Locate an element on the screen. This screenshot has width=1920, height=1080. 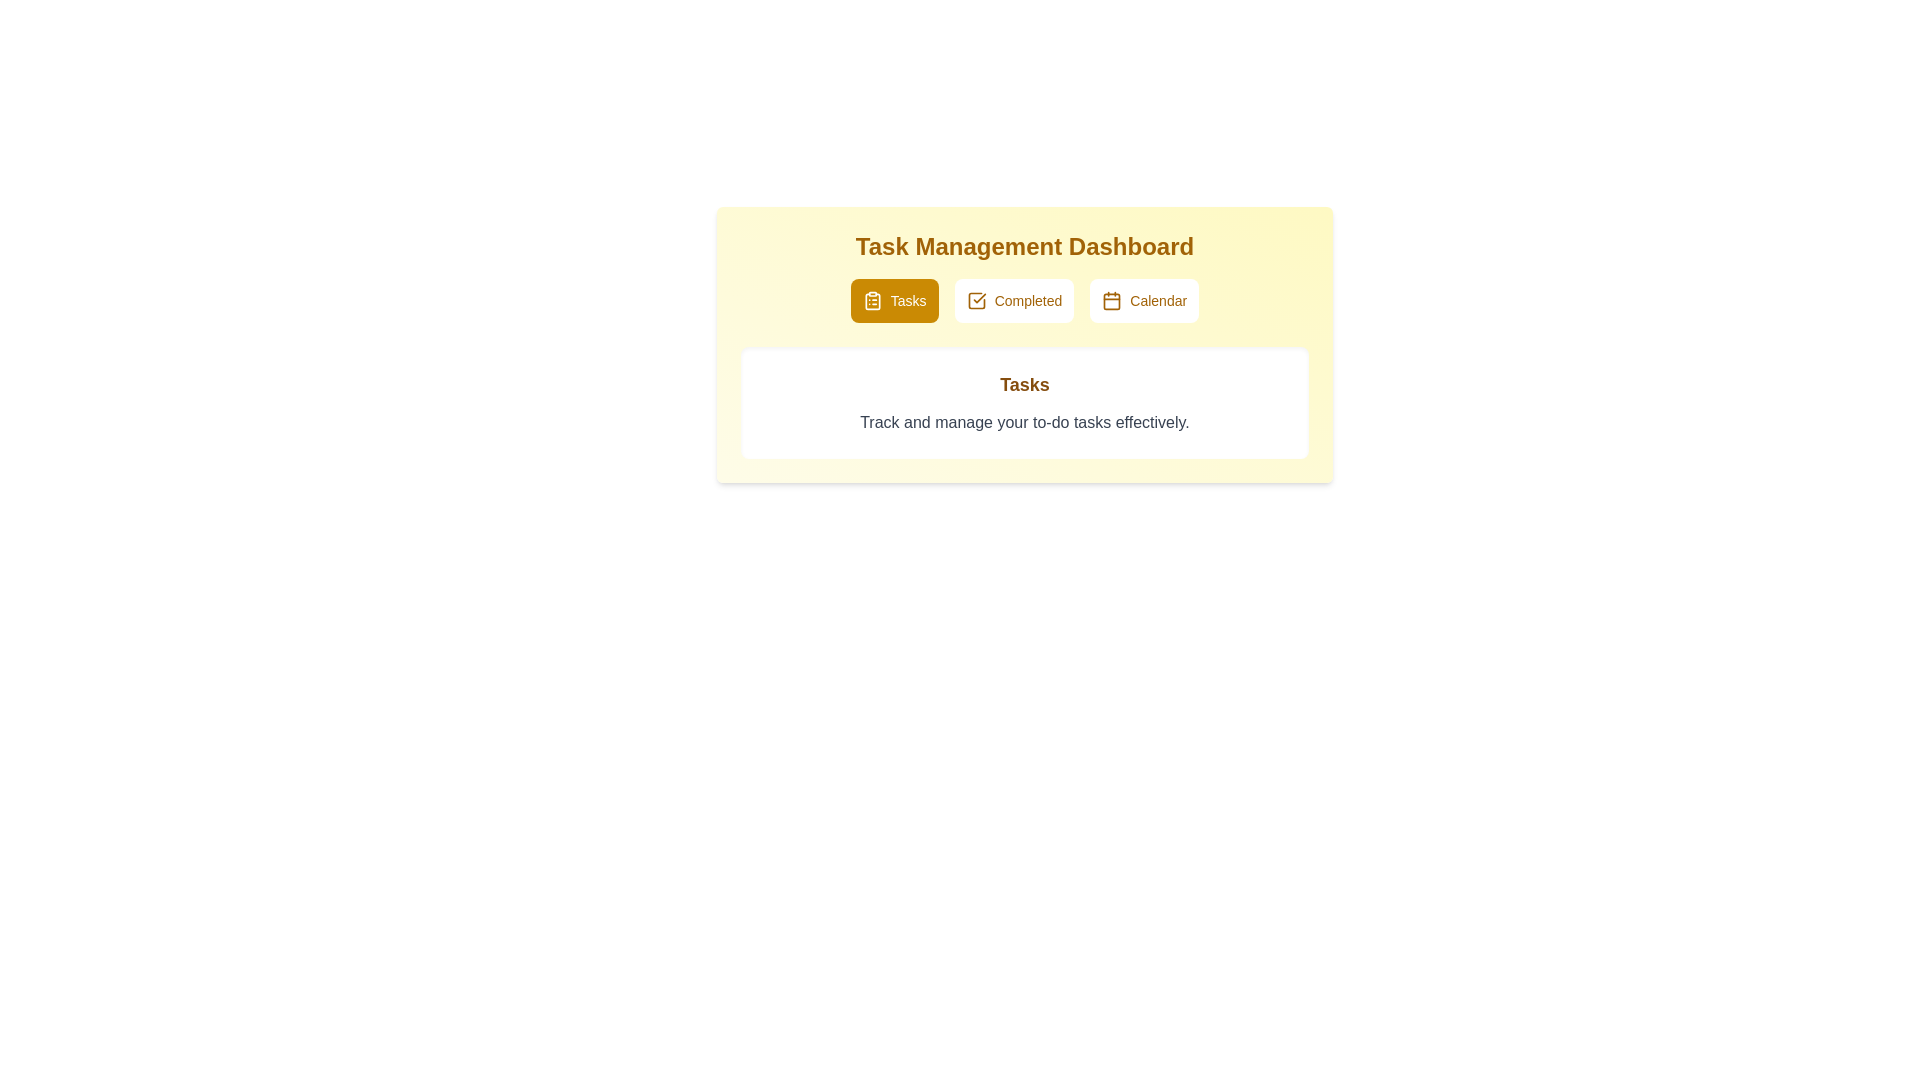
the Tasks tab by clicking its button is located at coordinates (893, 300).